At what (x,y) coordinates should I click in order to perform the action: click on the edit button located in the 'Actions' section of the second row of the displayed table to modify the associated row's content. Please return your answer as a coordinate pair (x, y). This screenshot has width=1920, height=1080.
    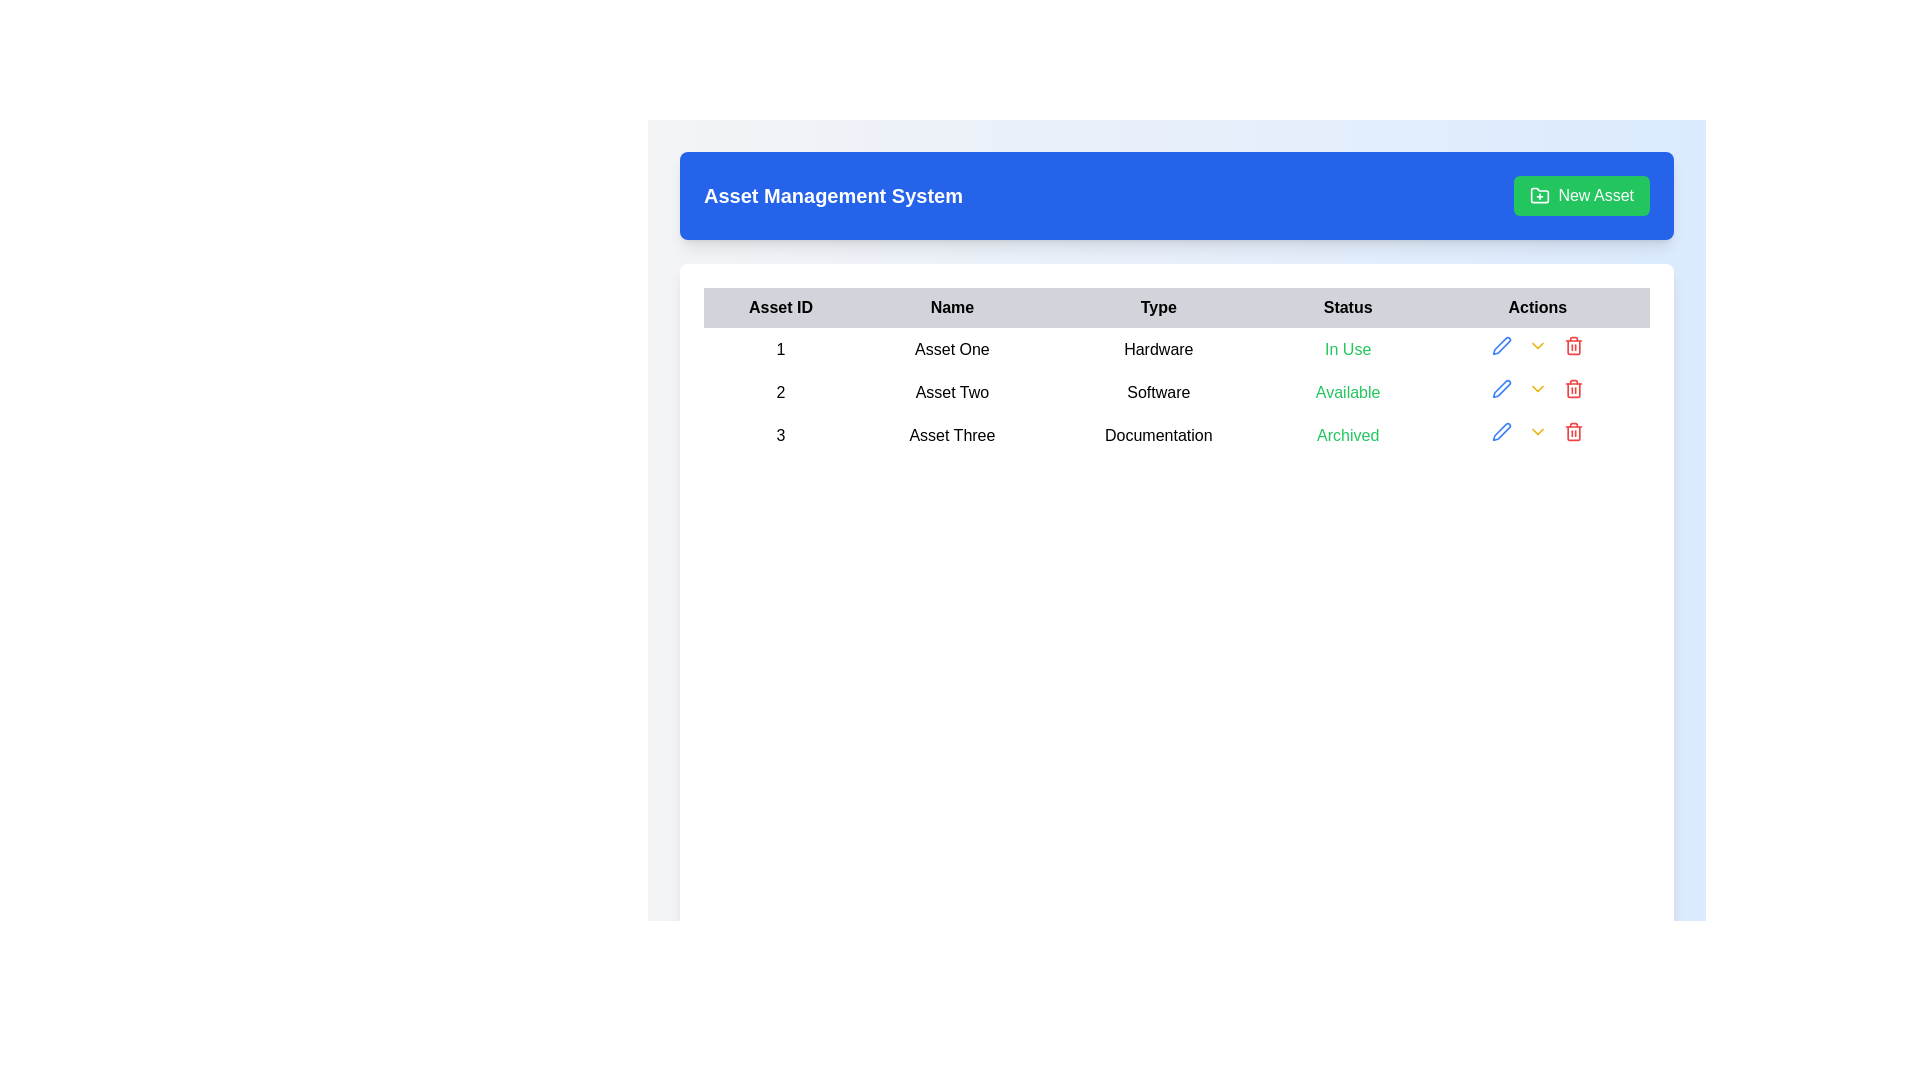
    Looking at the image, I should click on (1501, 389).